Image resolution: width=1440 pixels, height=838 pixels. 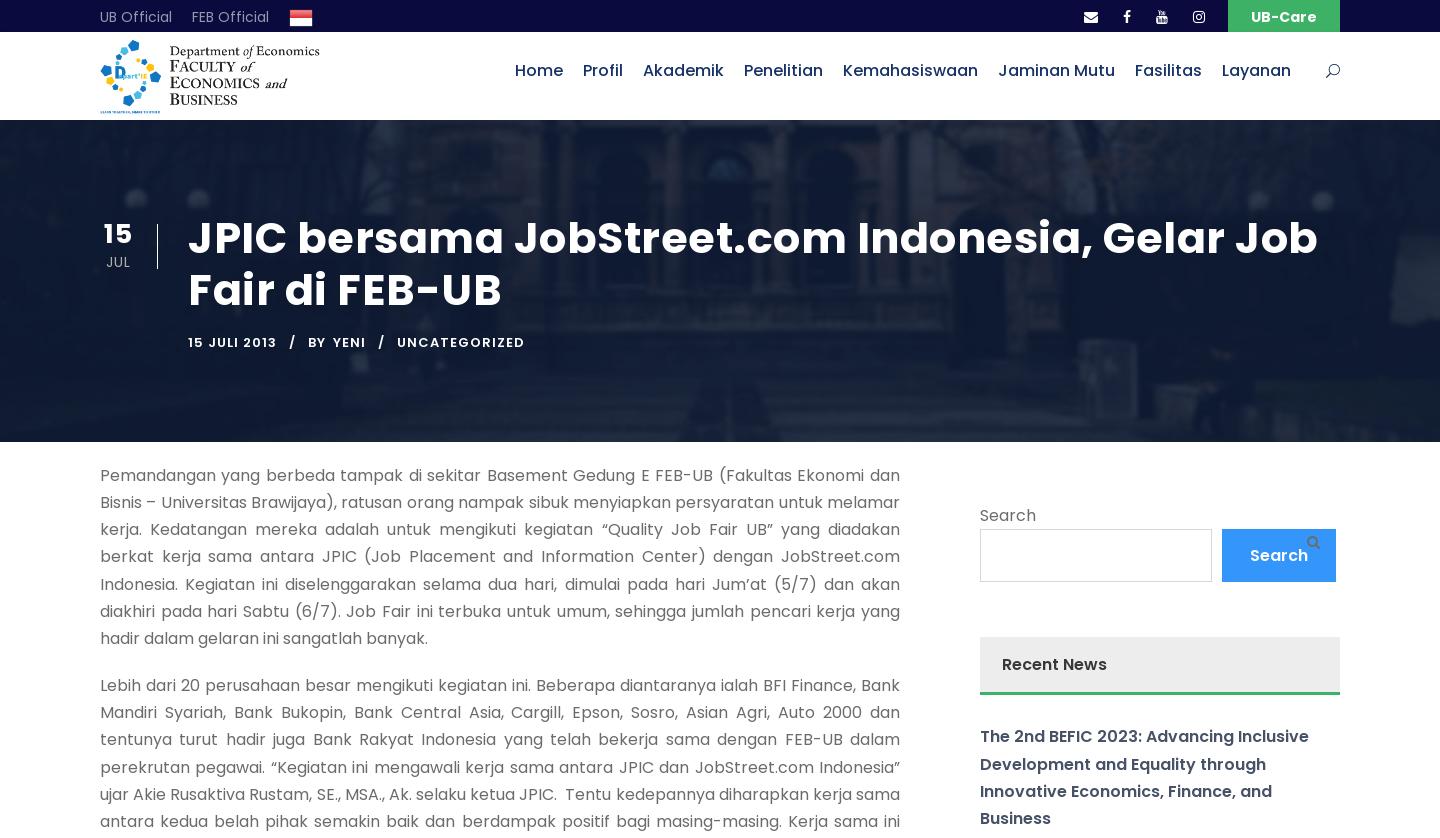 What do you see at coordinates (1168, 70) in the screenshot?
I see `'Fasilitas'` at bounding box center [1168, 70].